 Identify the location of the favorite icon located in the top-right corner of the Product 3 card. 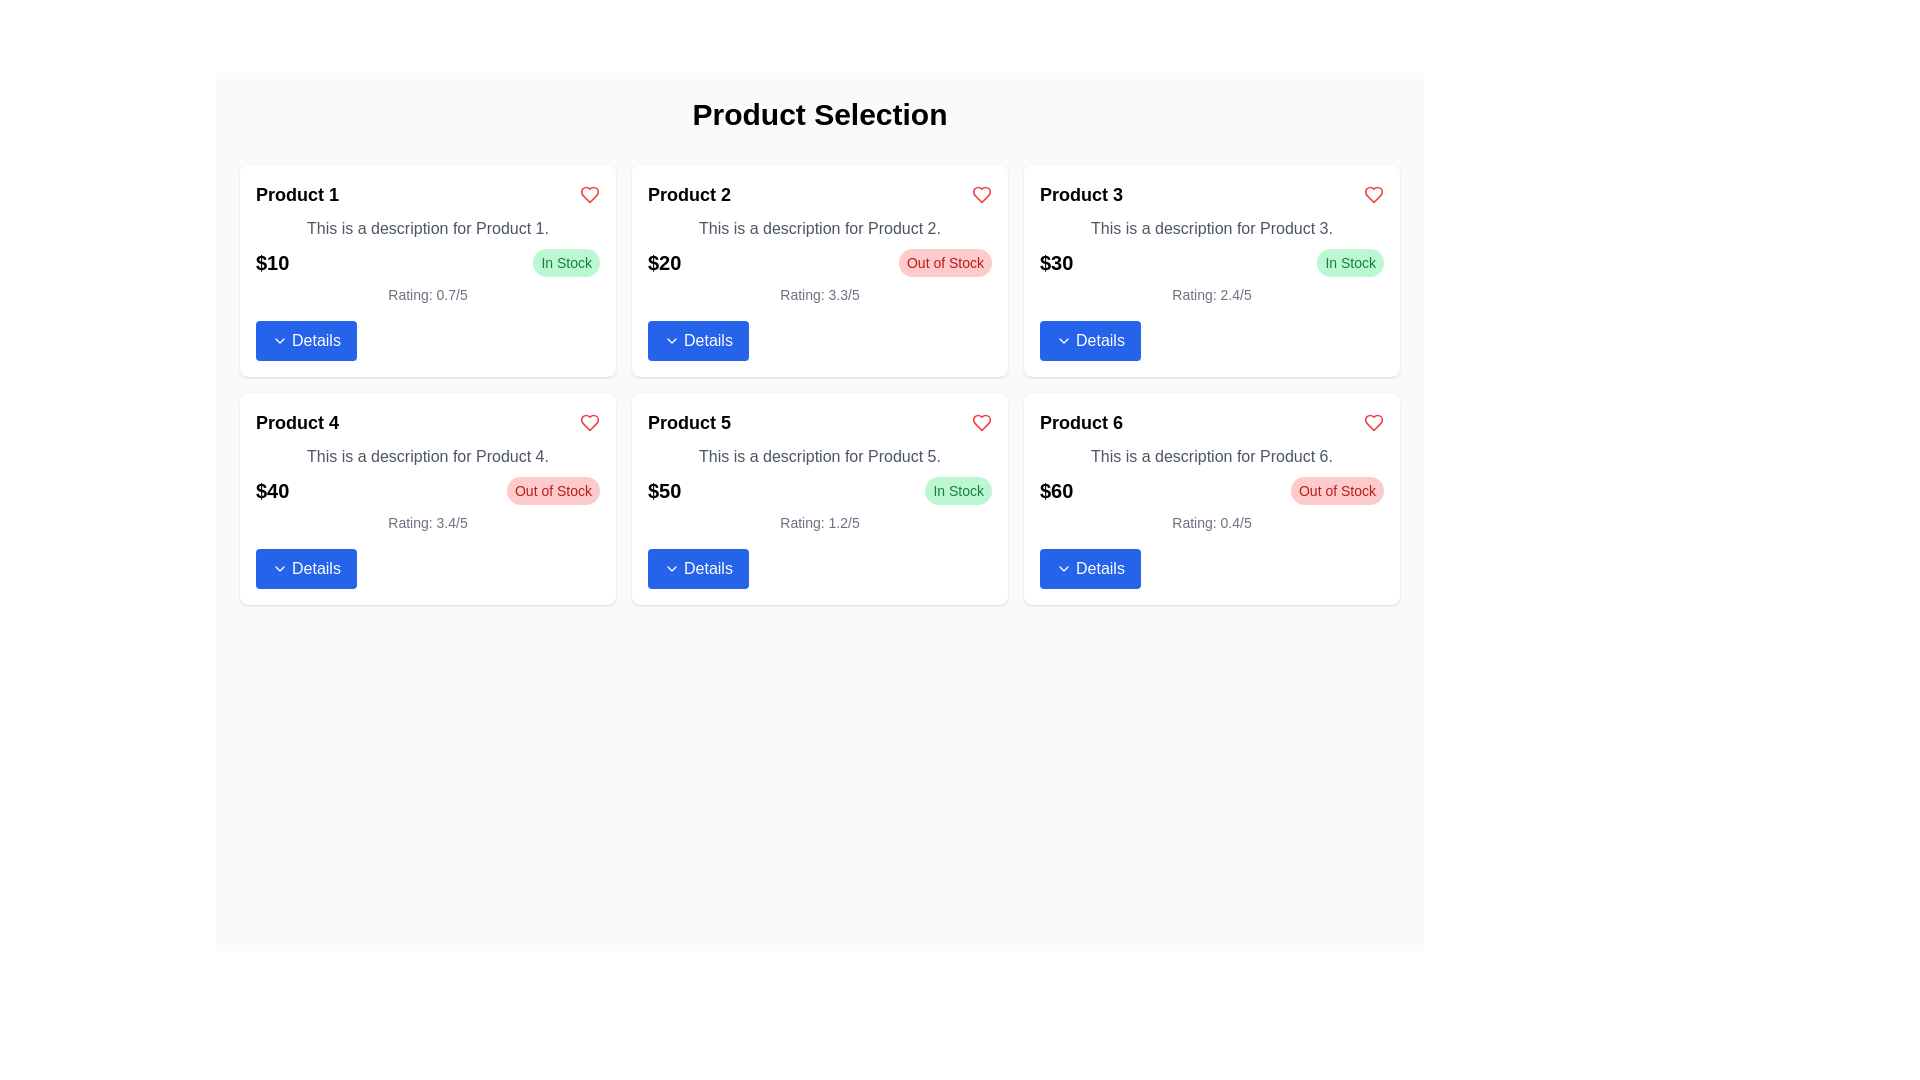
(1372, 195).